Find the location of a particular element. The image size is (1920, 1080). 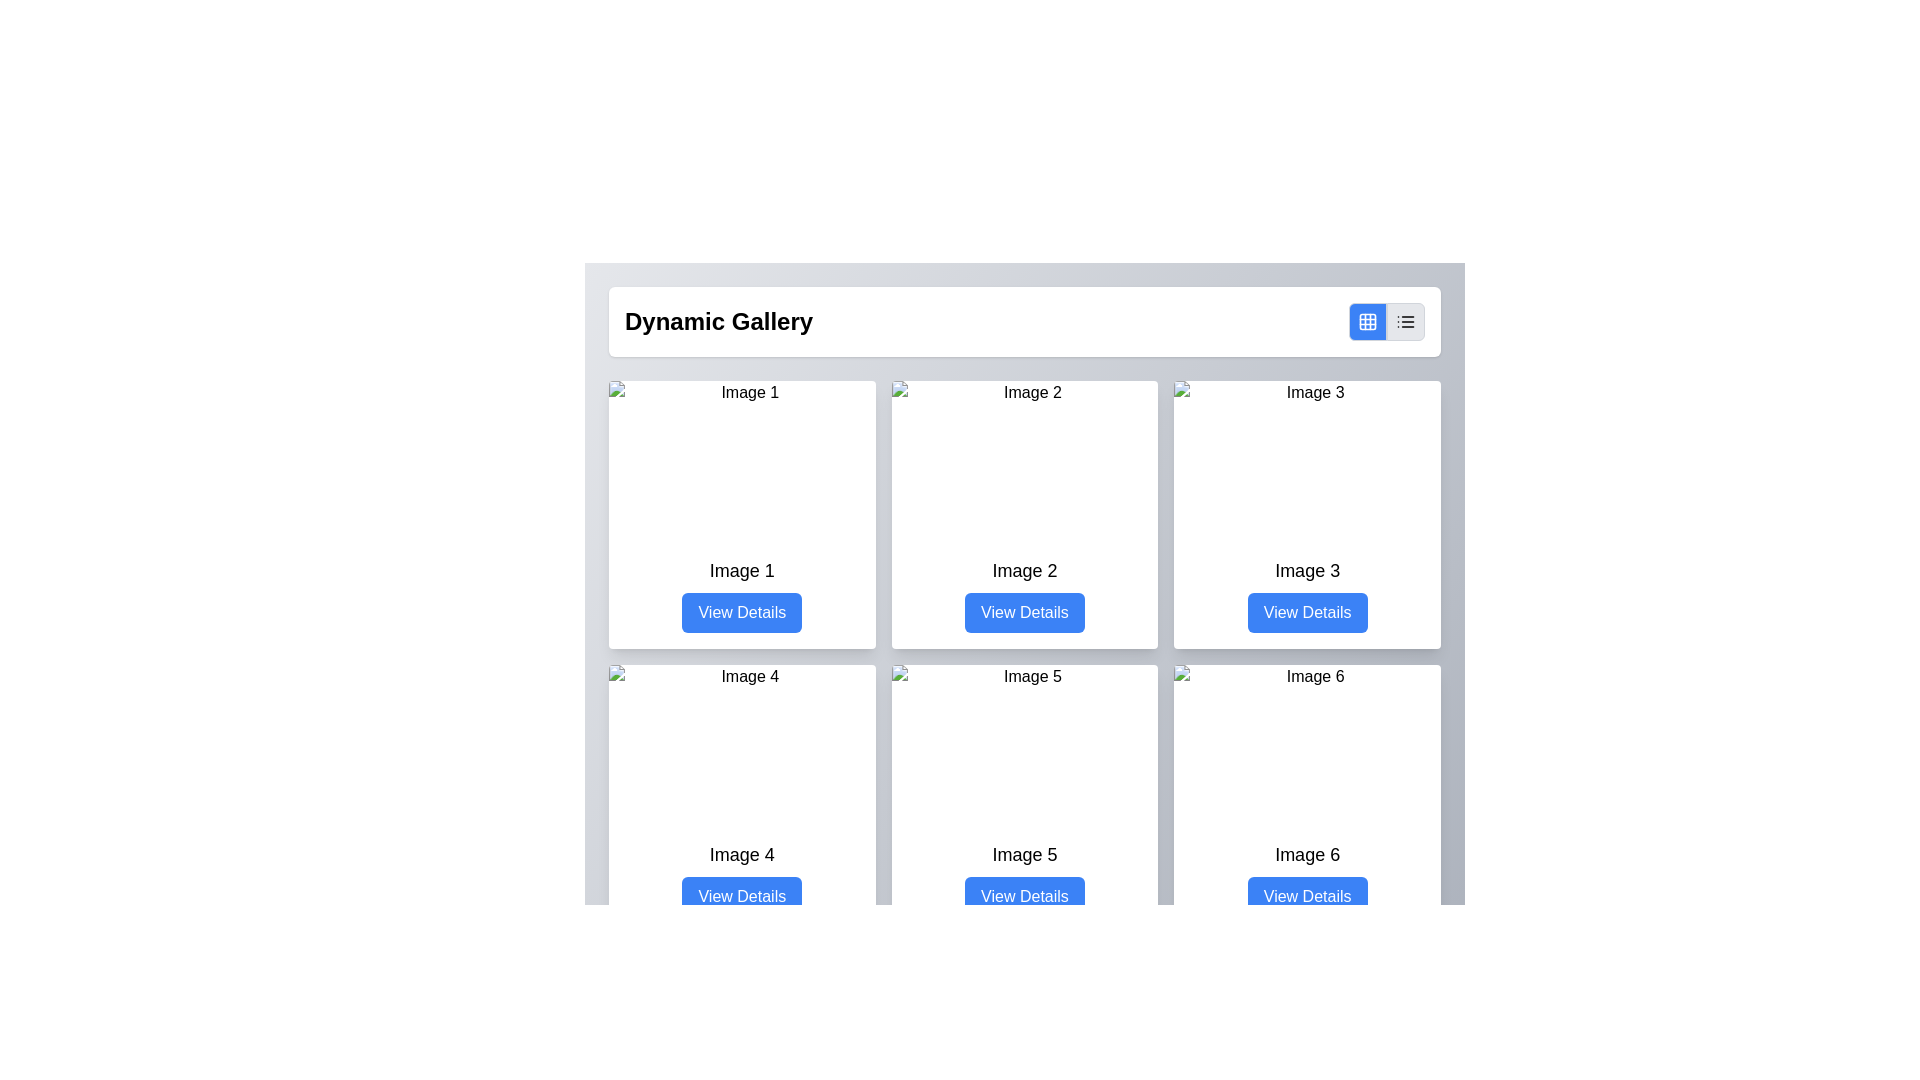

the 'View Details' button located below the heading 'Image 2' in the second column of the top row of the grid layout is located at coordinates (1024, 593).